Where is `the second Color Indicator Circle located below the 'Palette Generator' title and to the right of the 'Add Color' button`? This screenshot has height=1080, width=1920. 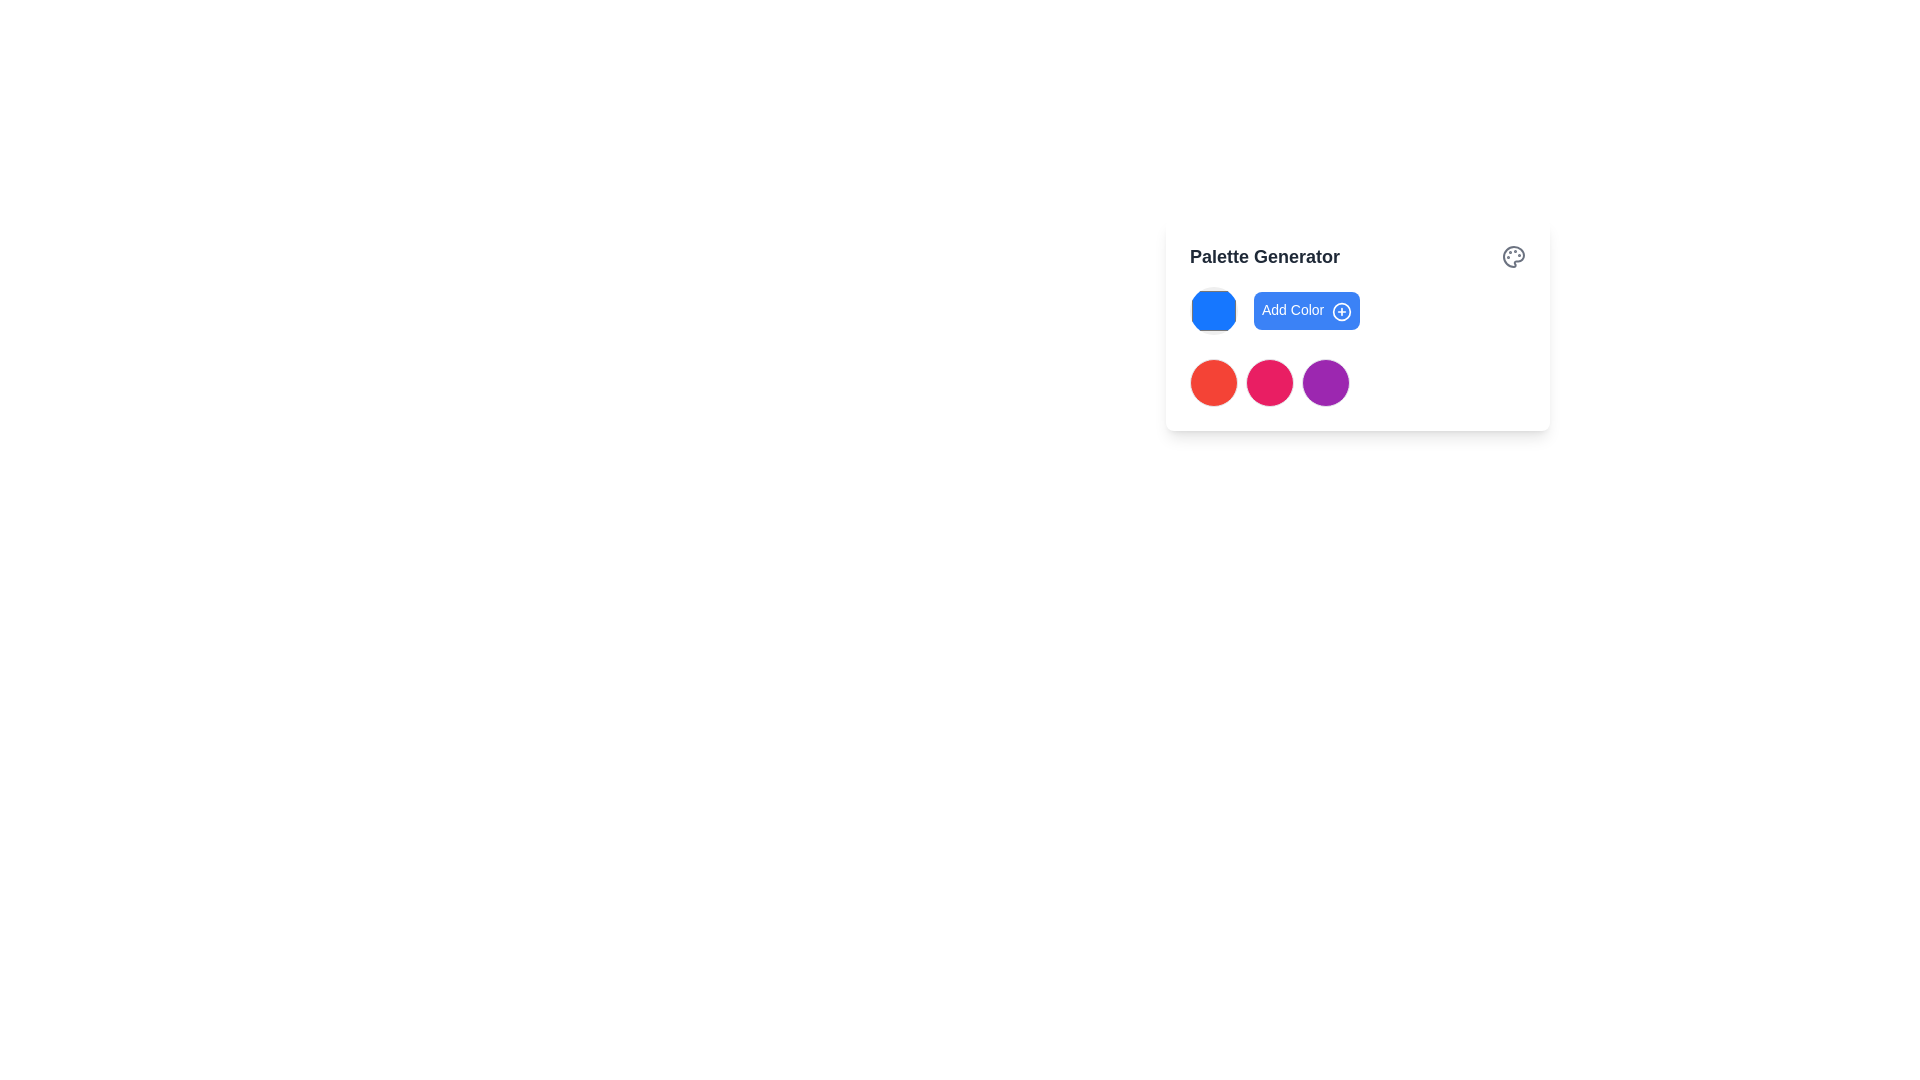
the second Color Indicator Circle located below the 'Palette Generator' title and to the right of the 'Add Color' button is located at coordinates (1269, 382).